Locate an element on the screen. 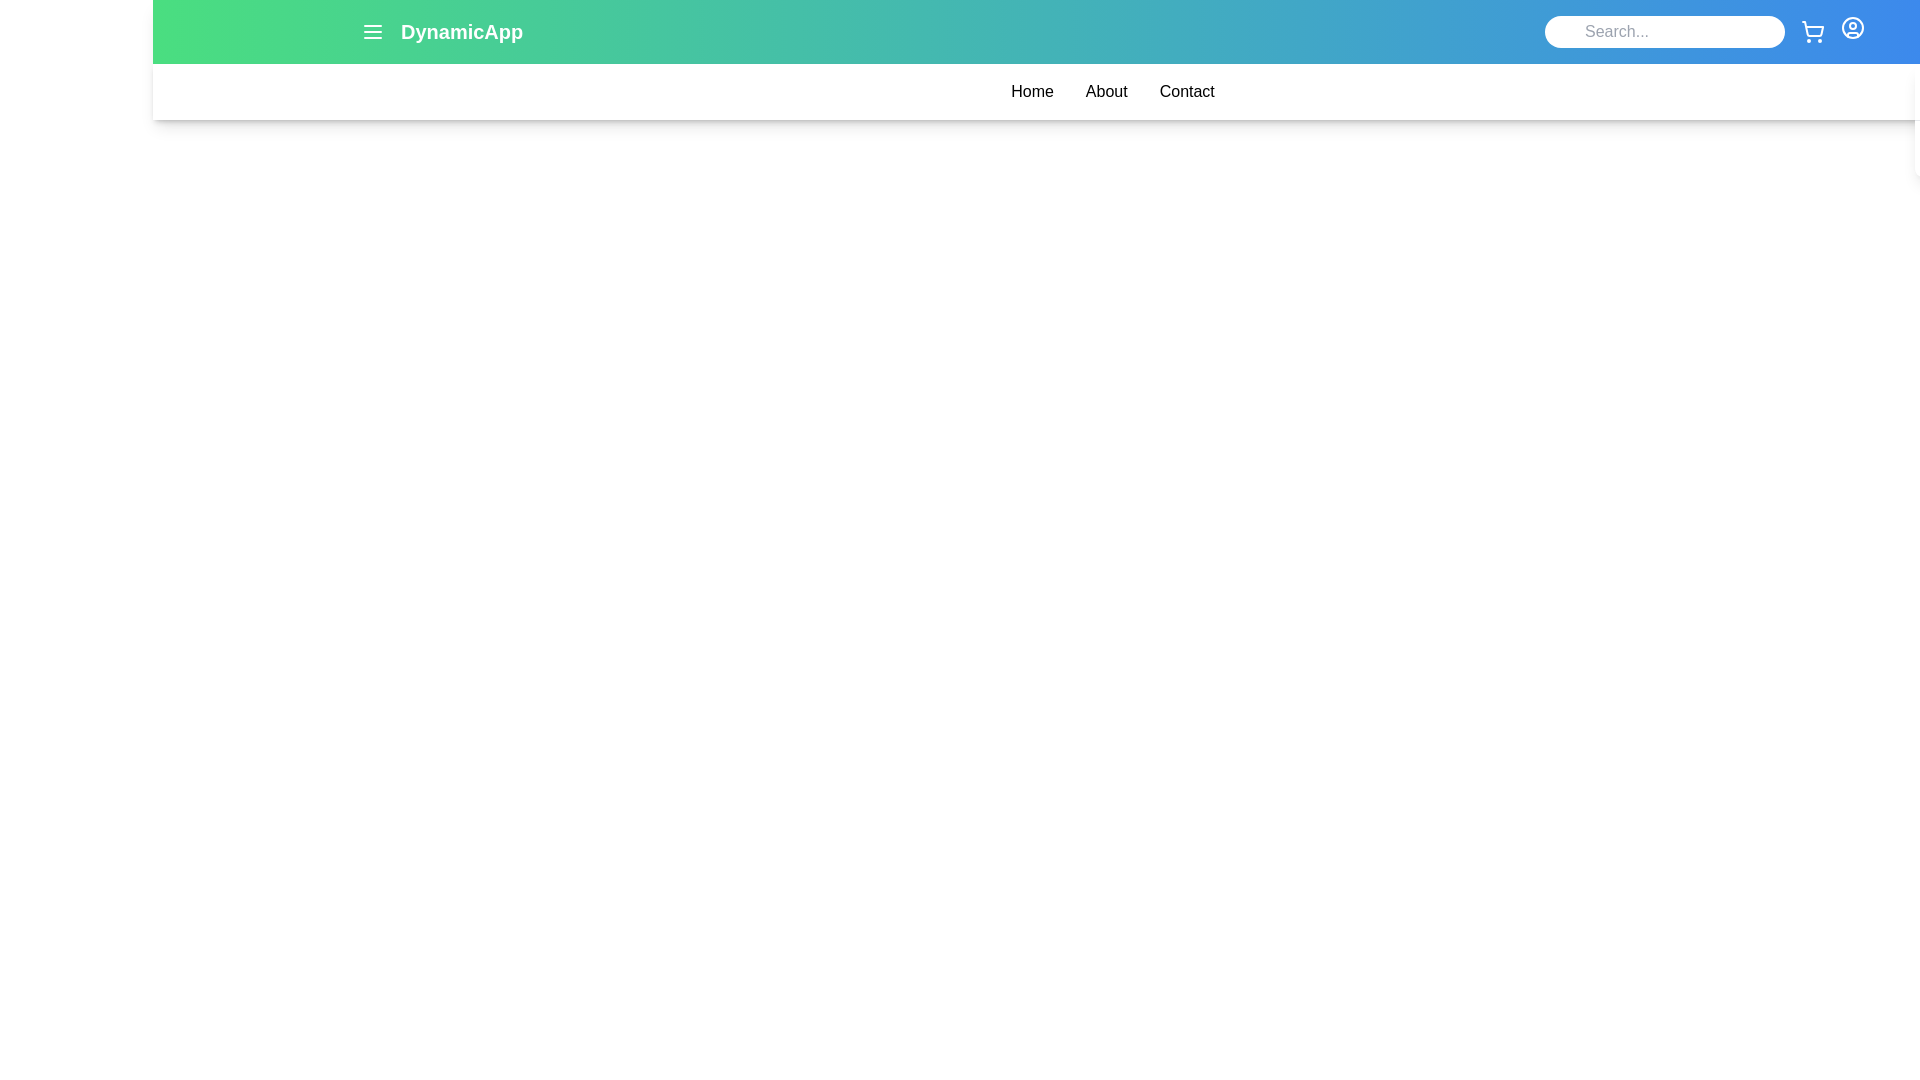 The height and width of the screenshot is (1080, 1920). the 'Home' link in the menu bar is located at coordinates (1032, 92).